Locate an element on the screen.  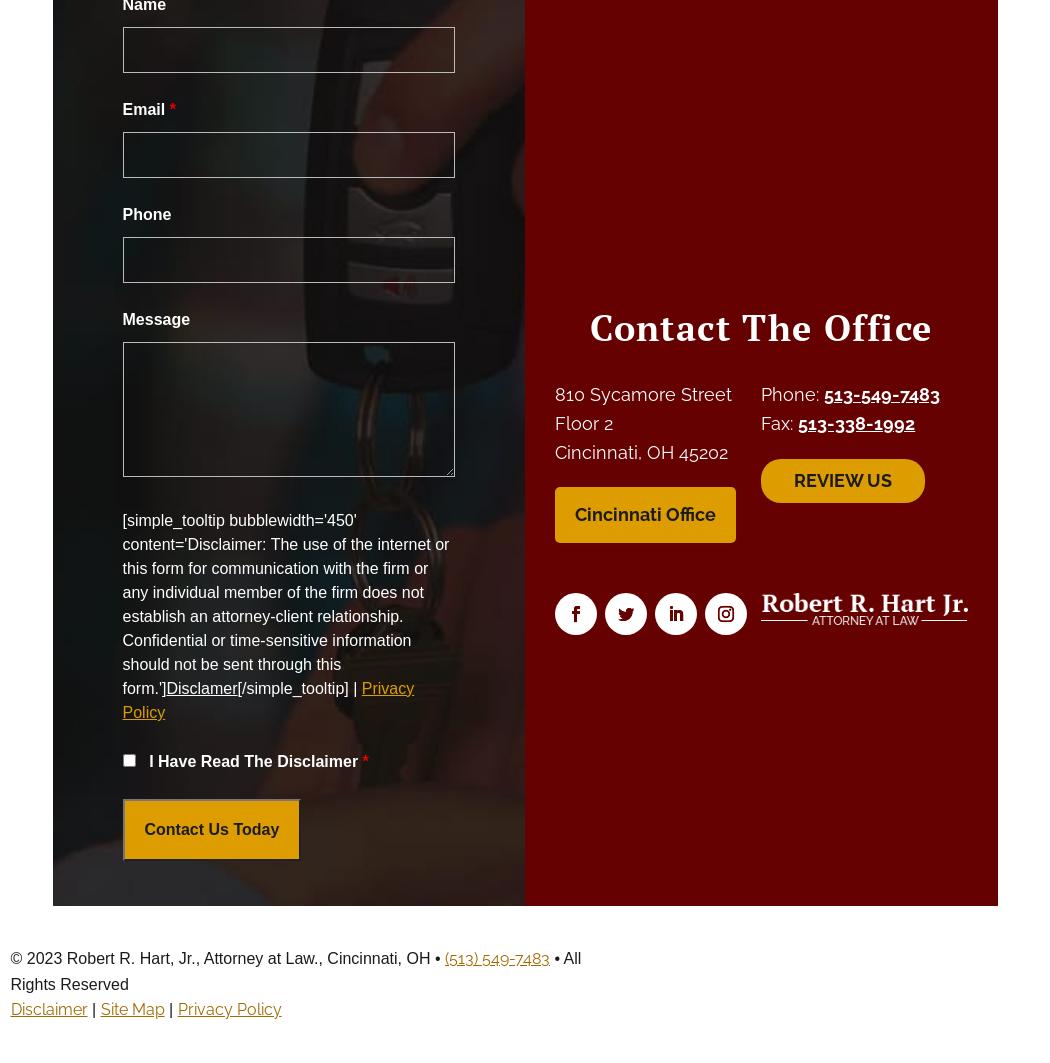
'Fax:' is located at coordinates (761, 422).